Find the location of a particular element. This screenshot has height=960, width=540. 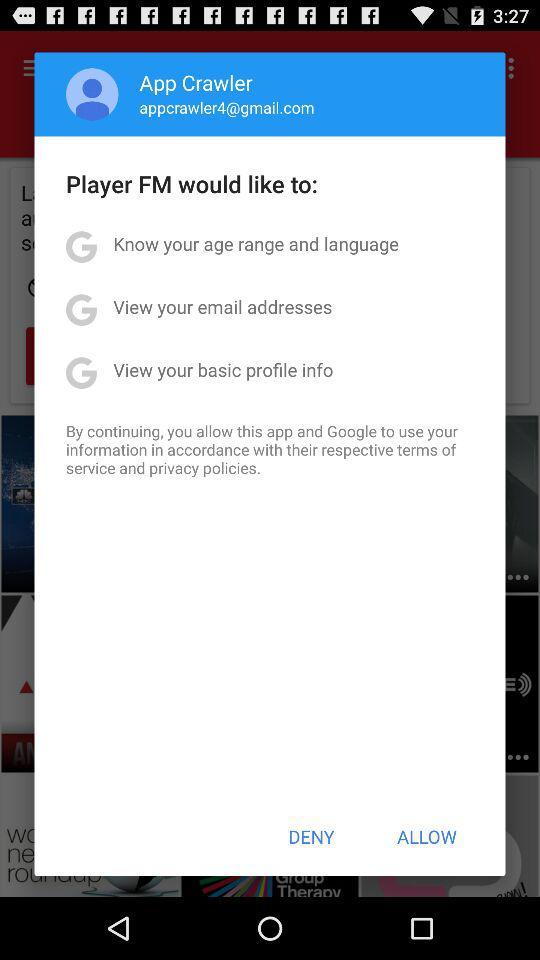

appcrawler4@gmail.com item is located at coordinates (226, 107).